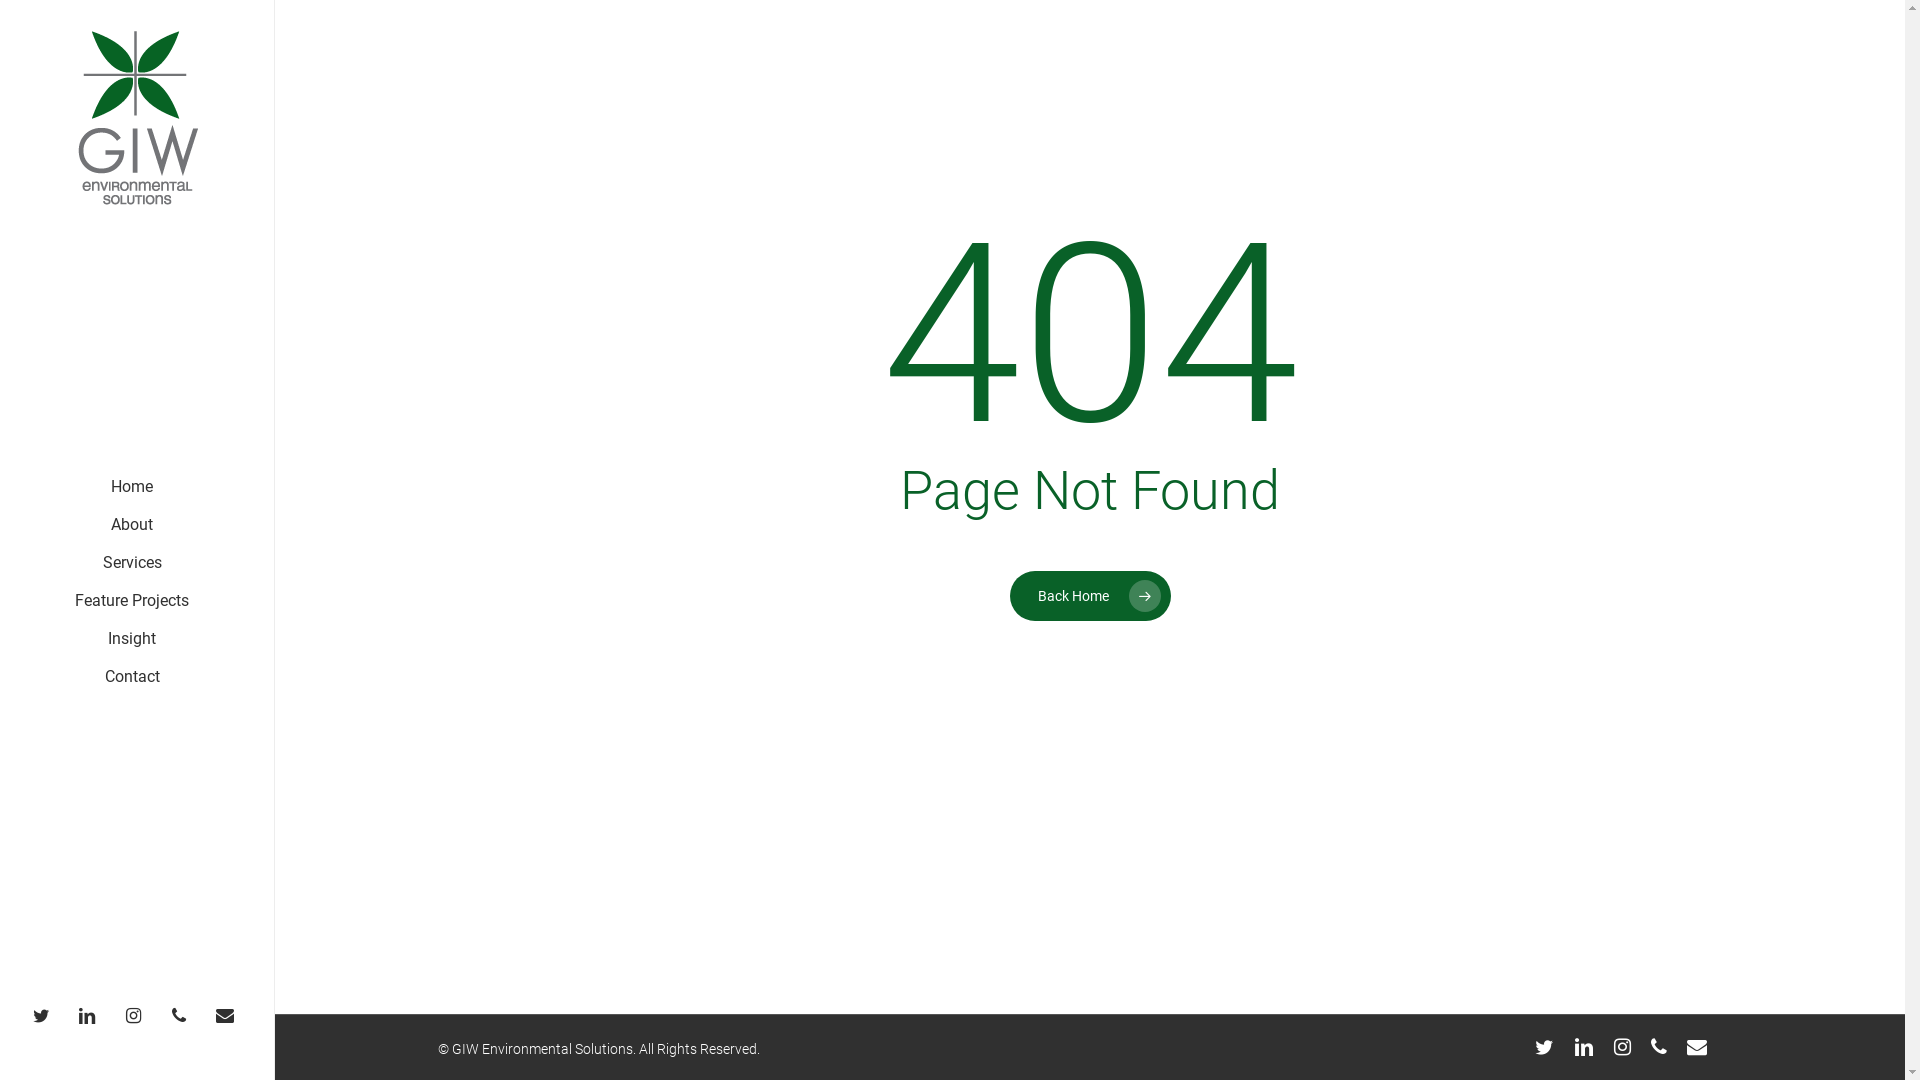 This screenshot has height=1080, width=1920. I want to click on 'phone', so click(1651, 1045).